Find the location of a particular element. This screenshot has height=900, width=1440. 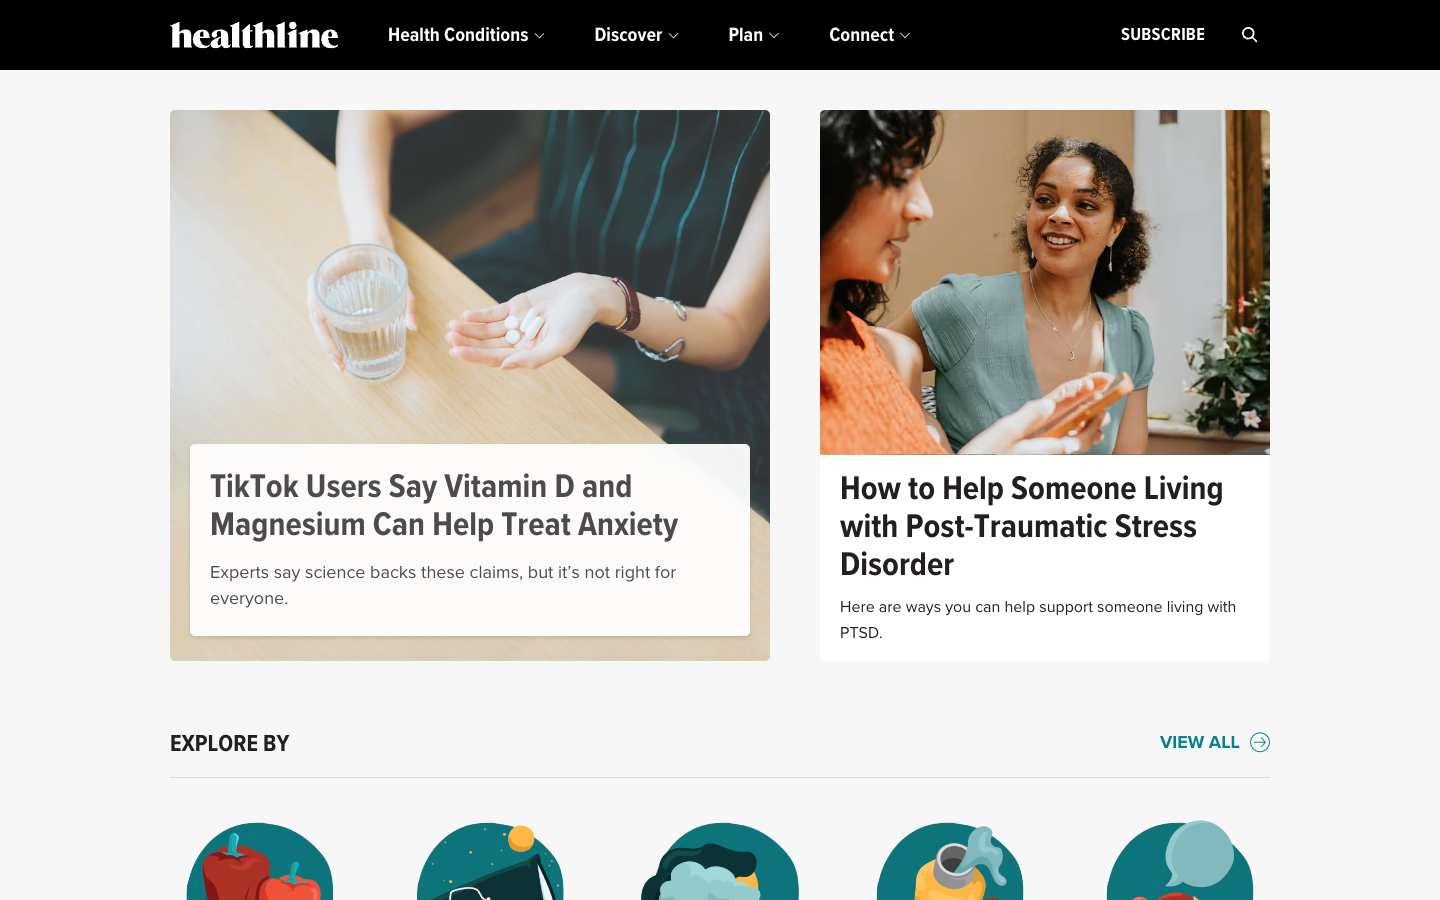

the icon located at the top left of the screen to access the homepage is located at coordinates (253, 34).